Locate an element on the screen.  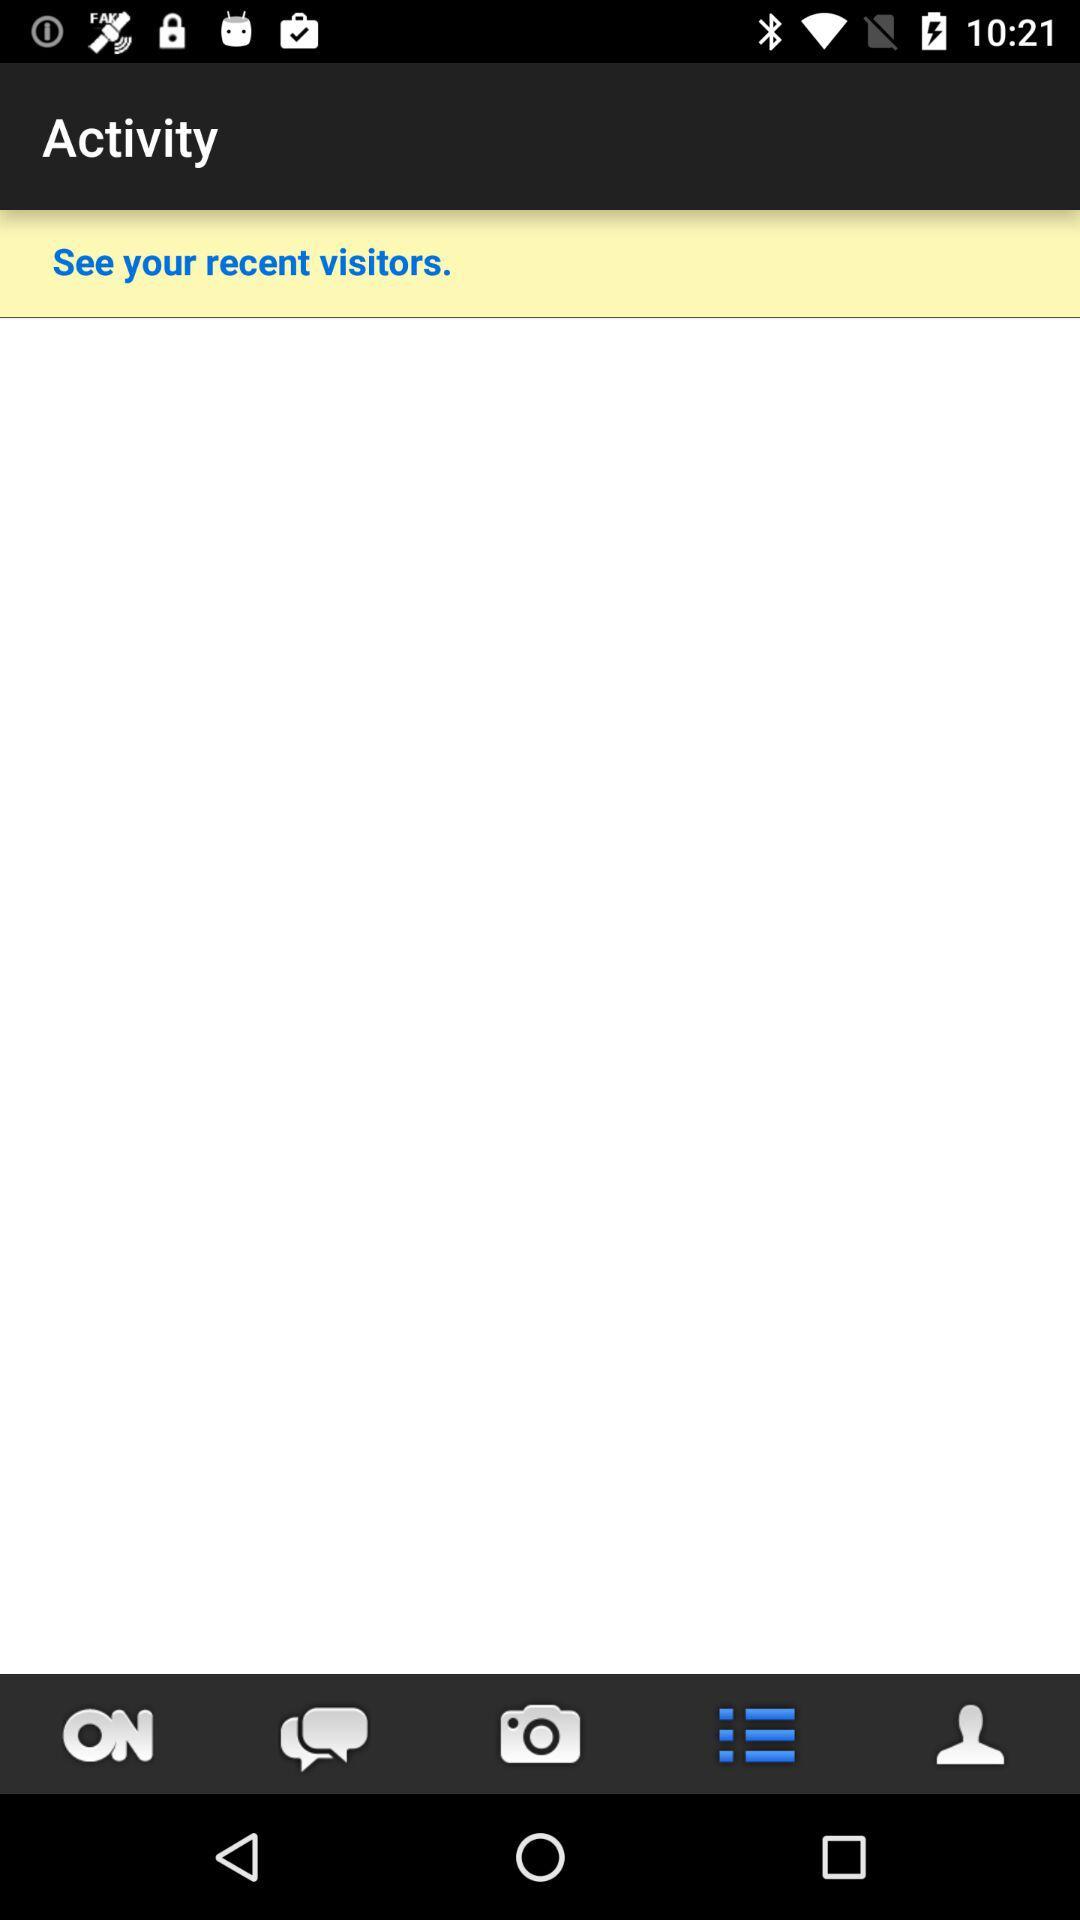
the see your recent is located at coordinates (251, 259).